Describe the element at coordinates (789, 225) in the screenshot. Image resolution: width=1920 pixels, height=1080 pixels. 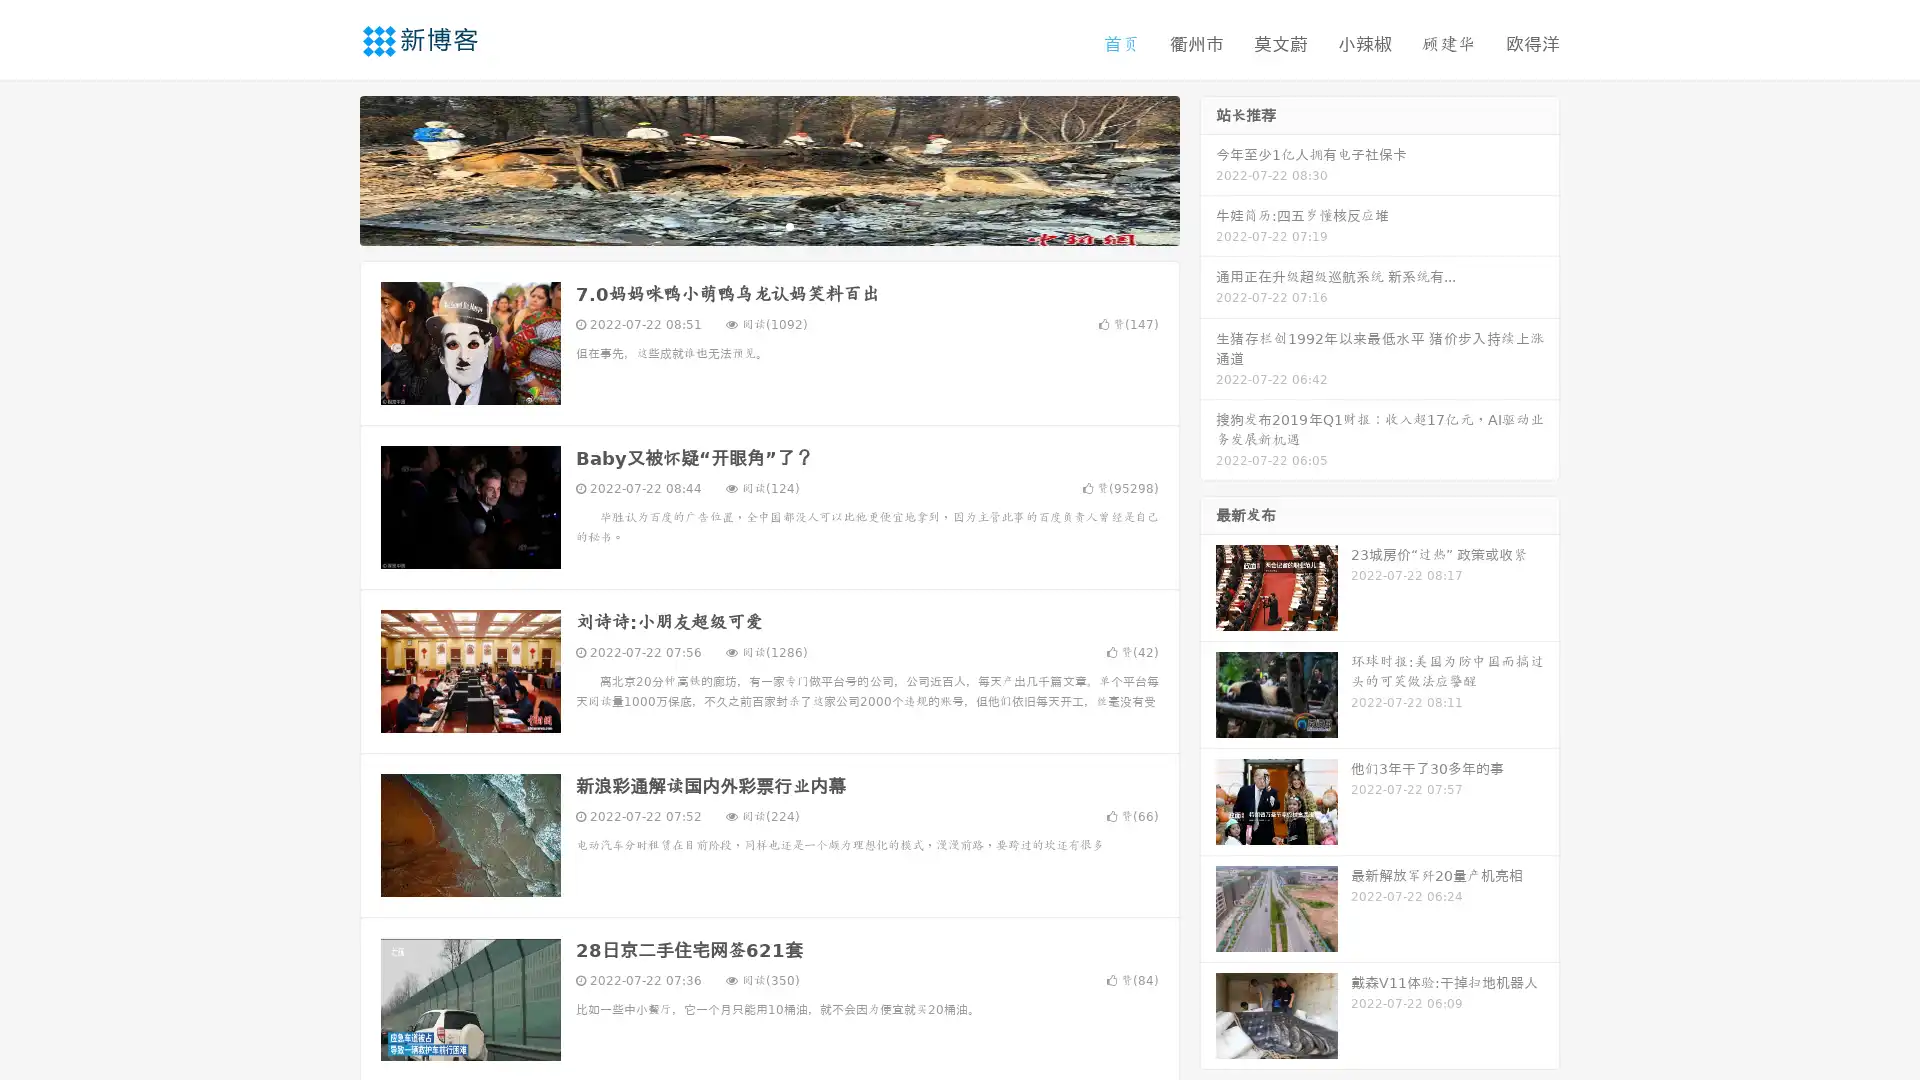
I see `Go to slide 3` at that location.